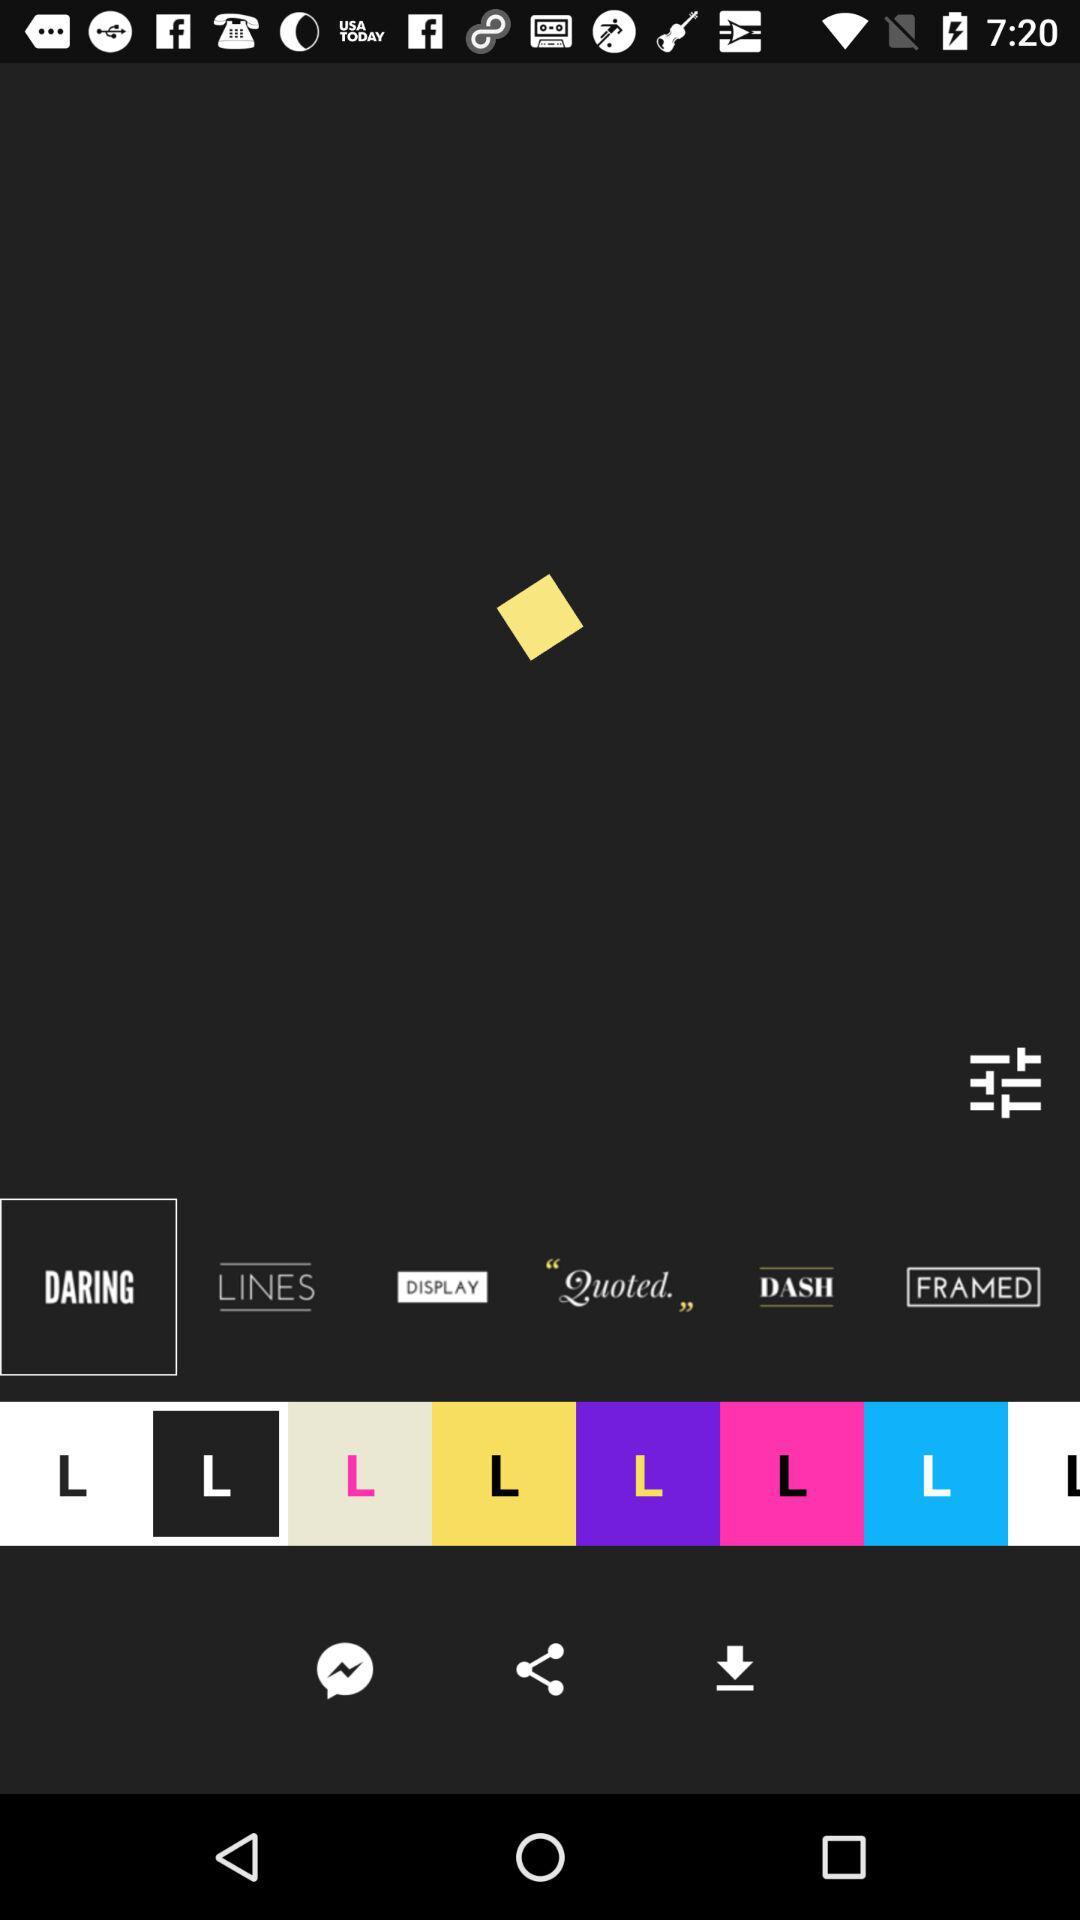  What do you see at coordinates (343, 1669) in the screenshot?
I see `the chat icon` at bounding box center [343, 1669].